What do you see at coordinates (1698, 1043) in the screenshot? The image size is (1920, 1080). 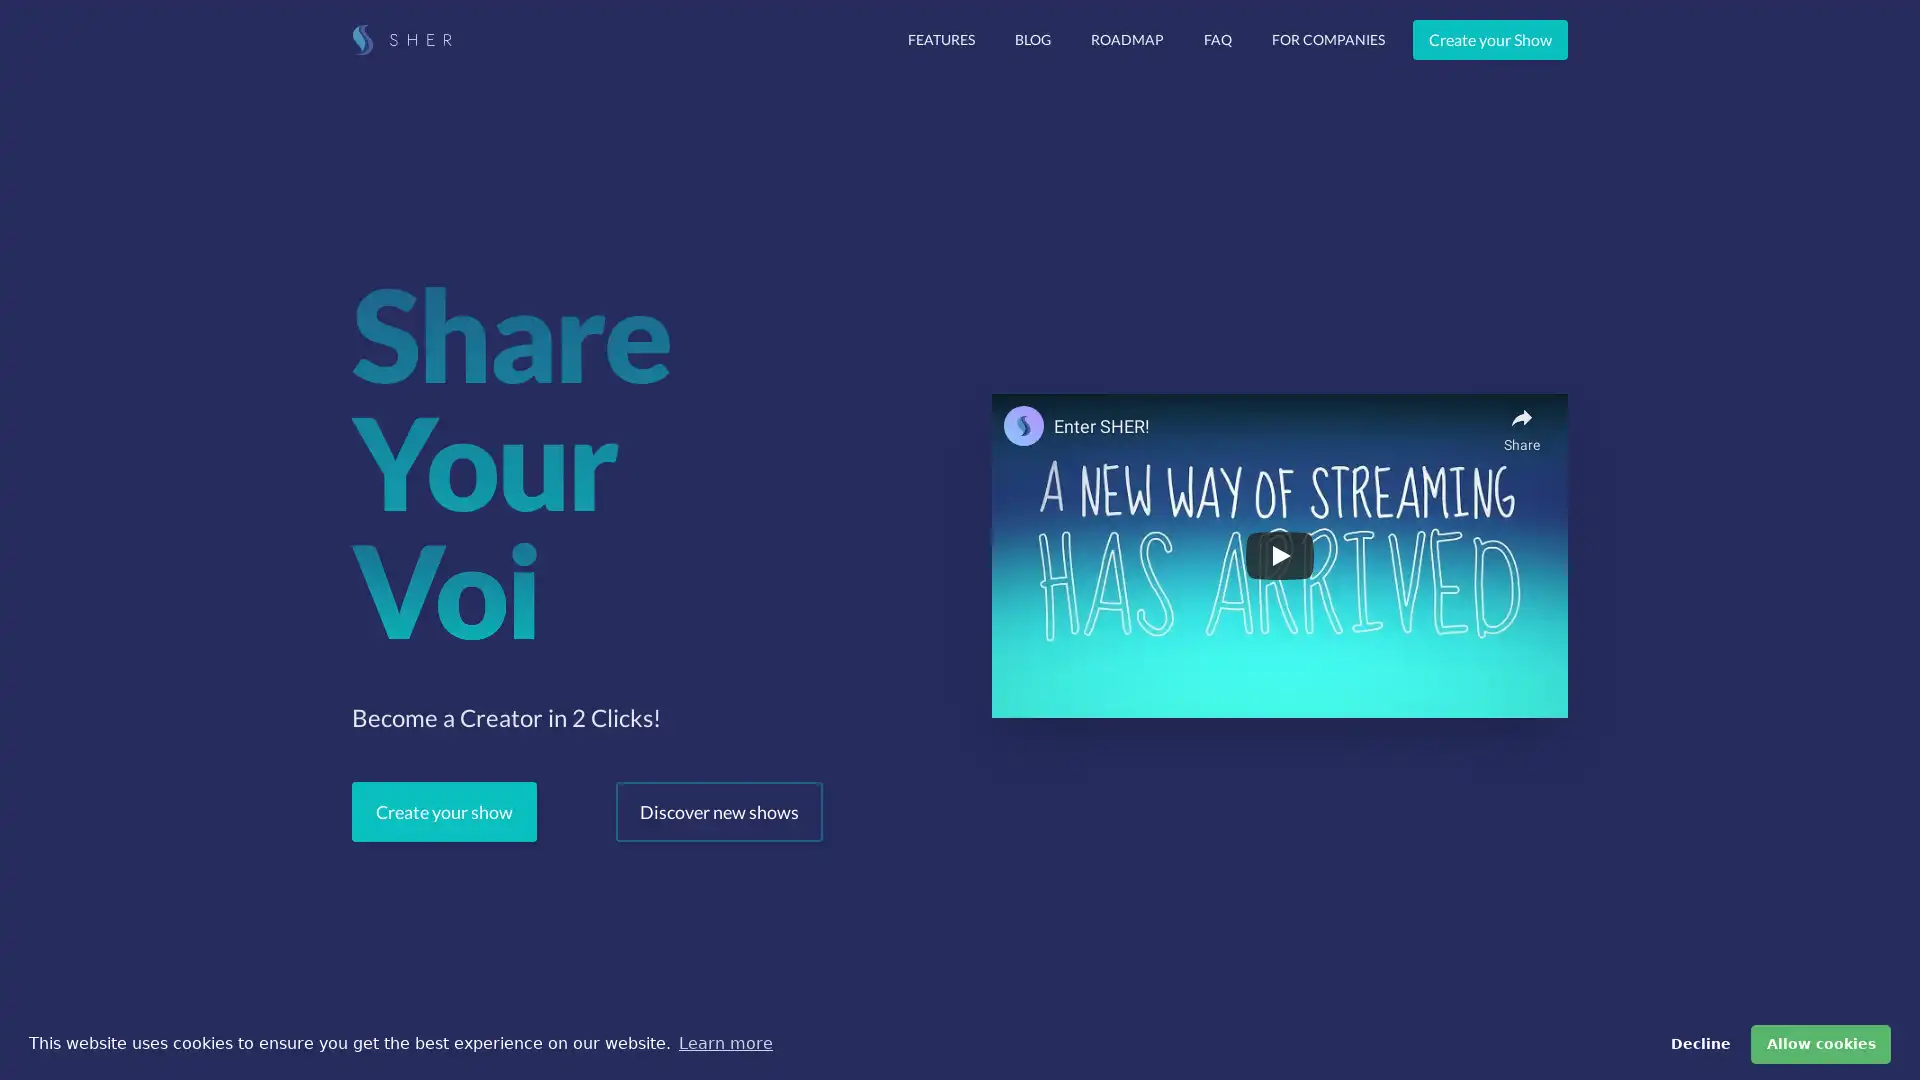 I see `deny cookies` at bounding box center [1698, 1043].